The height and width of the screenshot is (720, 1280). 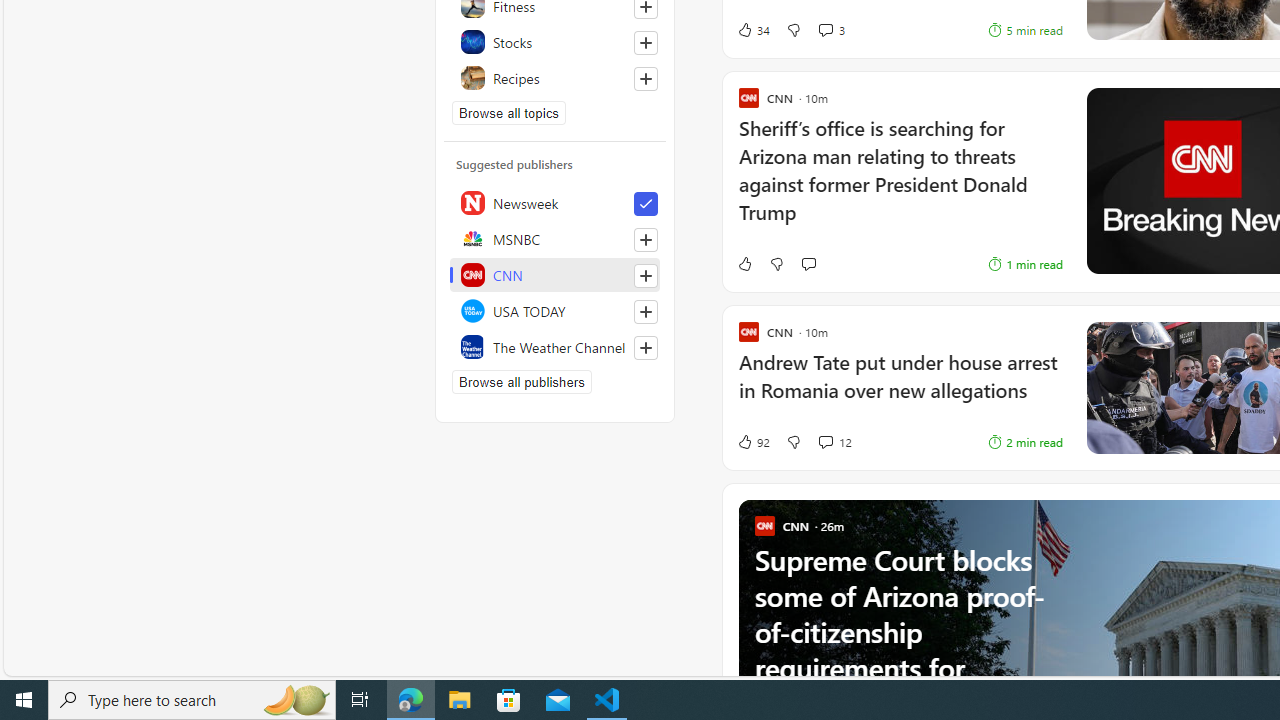 What do you see at coordinates (555, 42) in the screenshot?
I see `'Stocks'` at bounding box center [555, 42].